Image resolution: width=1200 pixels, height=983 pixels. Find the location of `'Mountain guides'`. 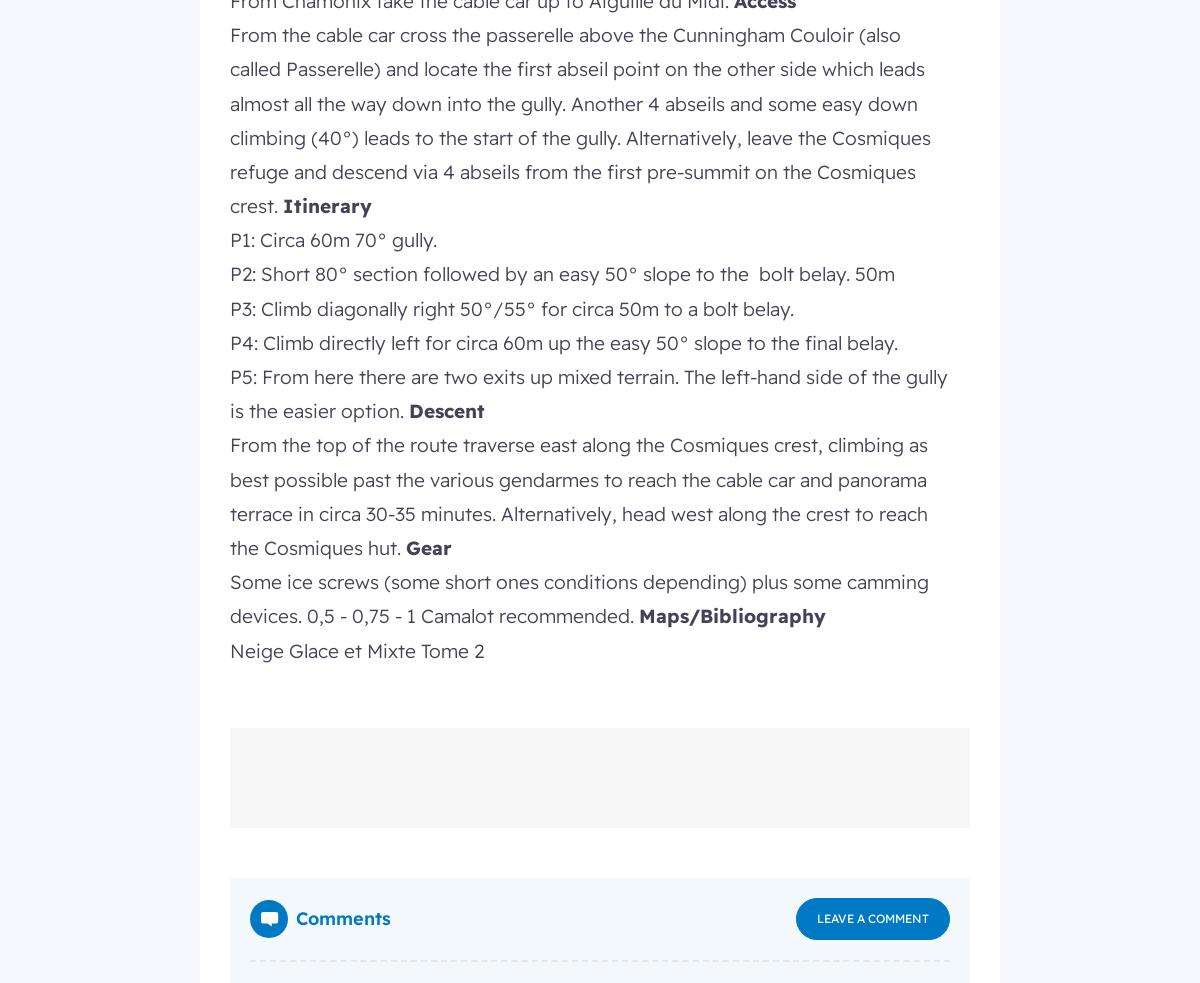

'Mountain guides' is located at coordinates (677, 10).